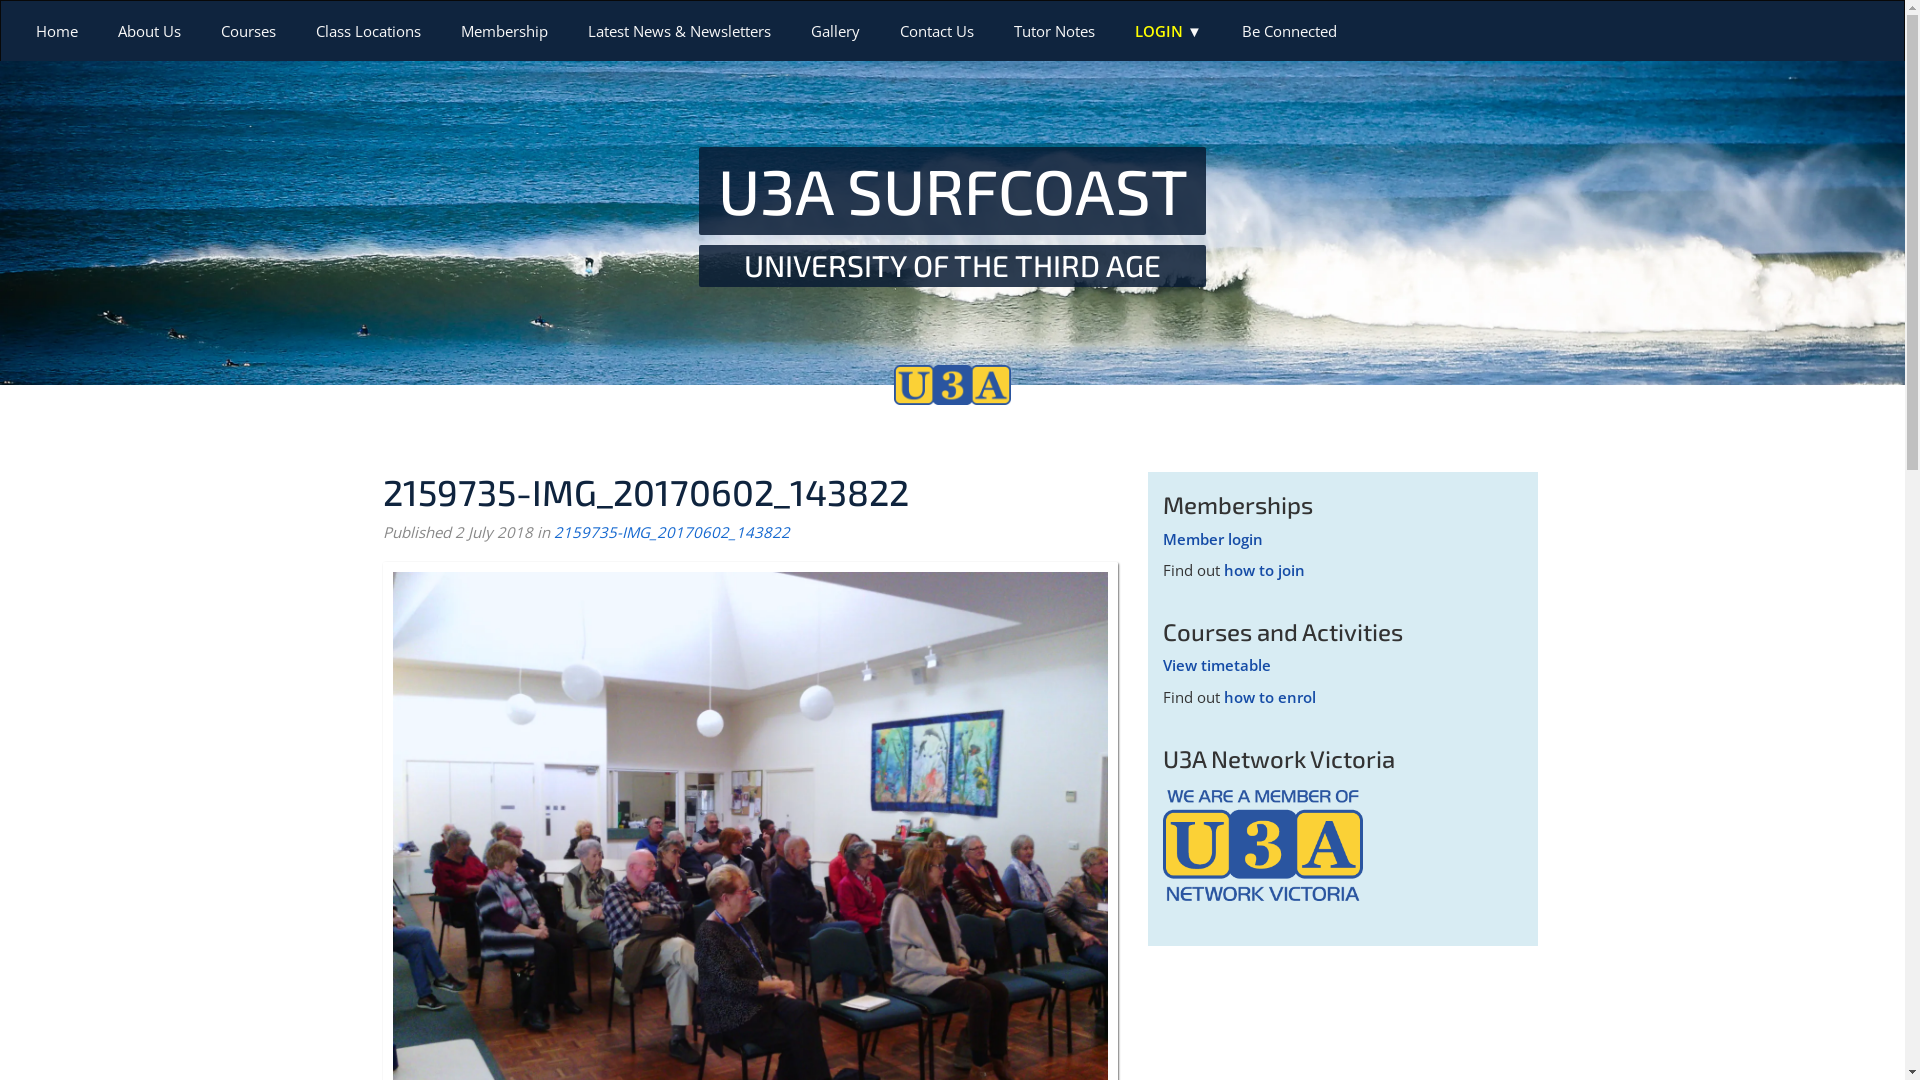 The height and width of the screenshot is (1080, 1920). I want to click on 'Member login', so click(1211, 538).